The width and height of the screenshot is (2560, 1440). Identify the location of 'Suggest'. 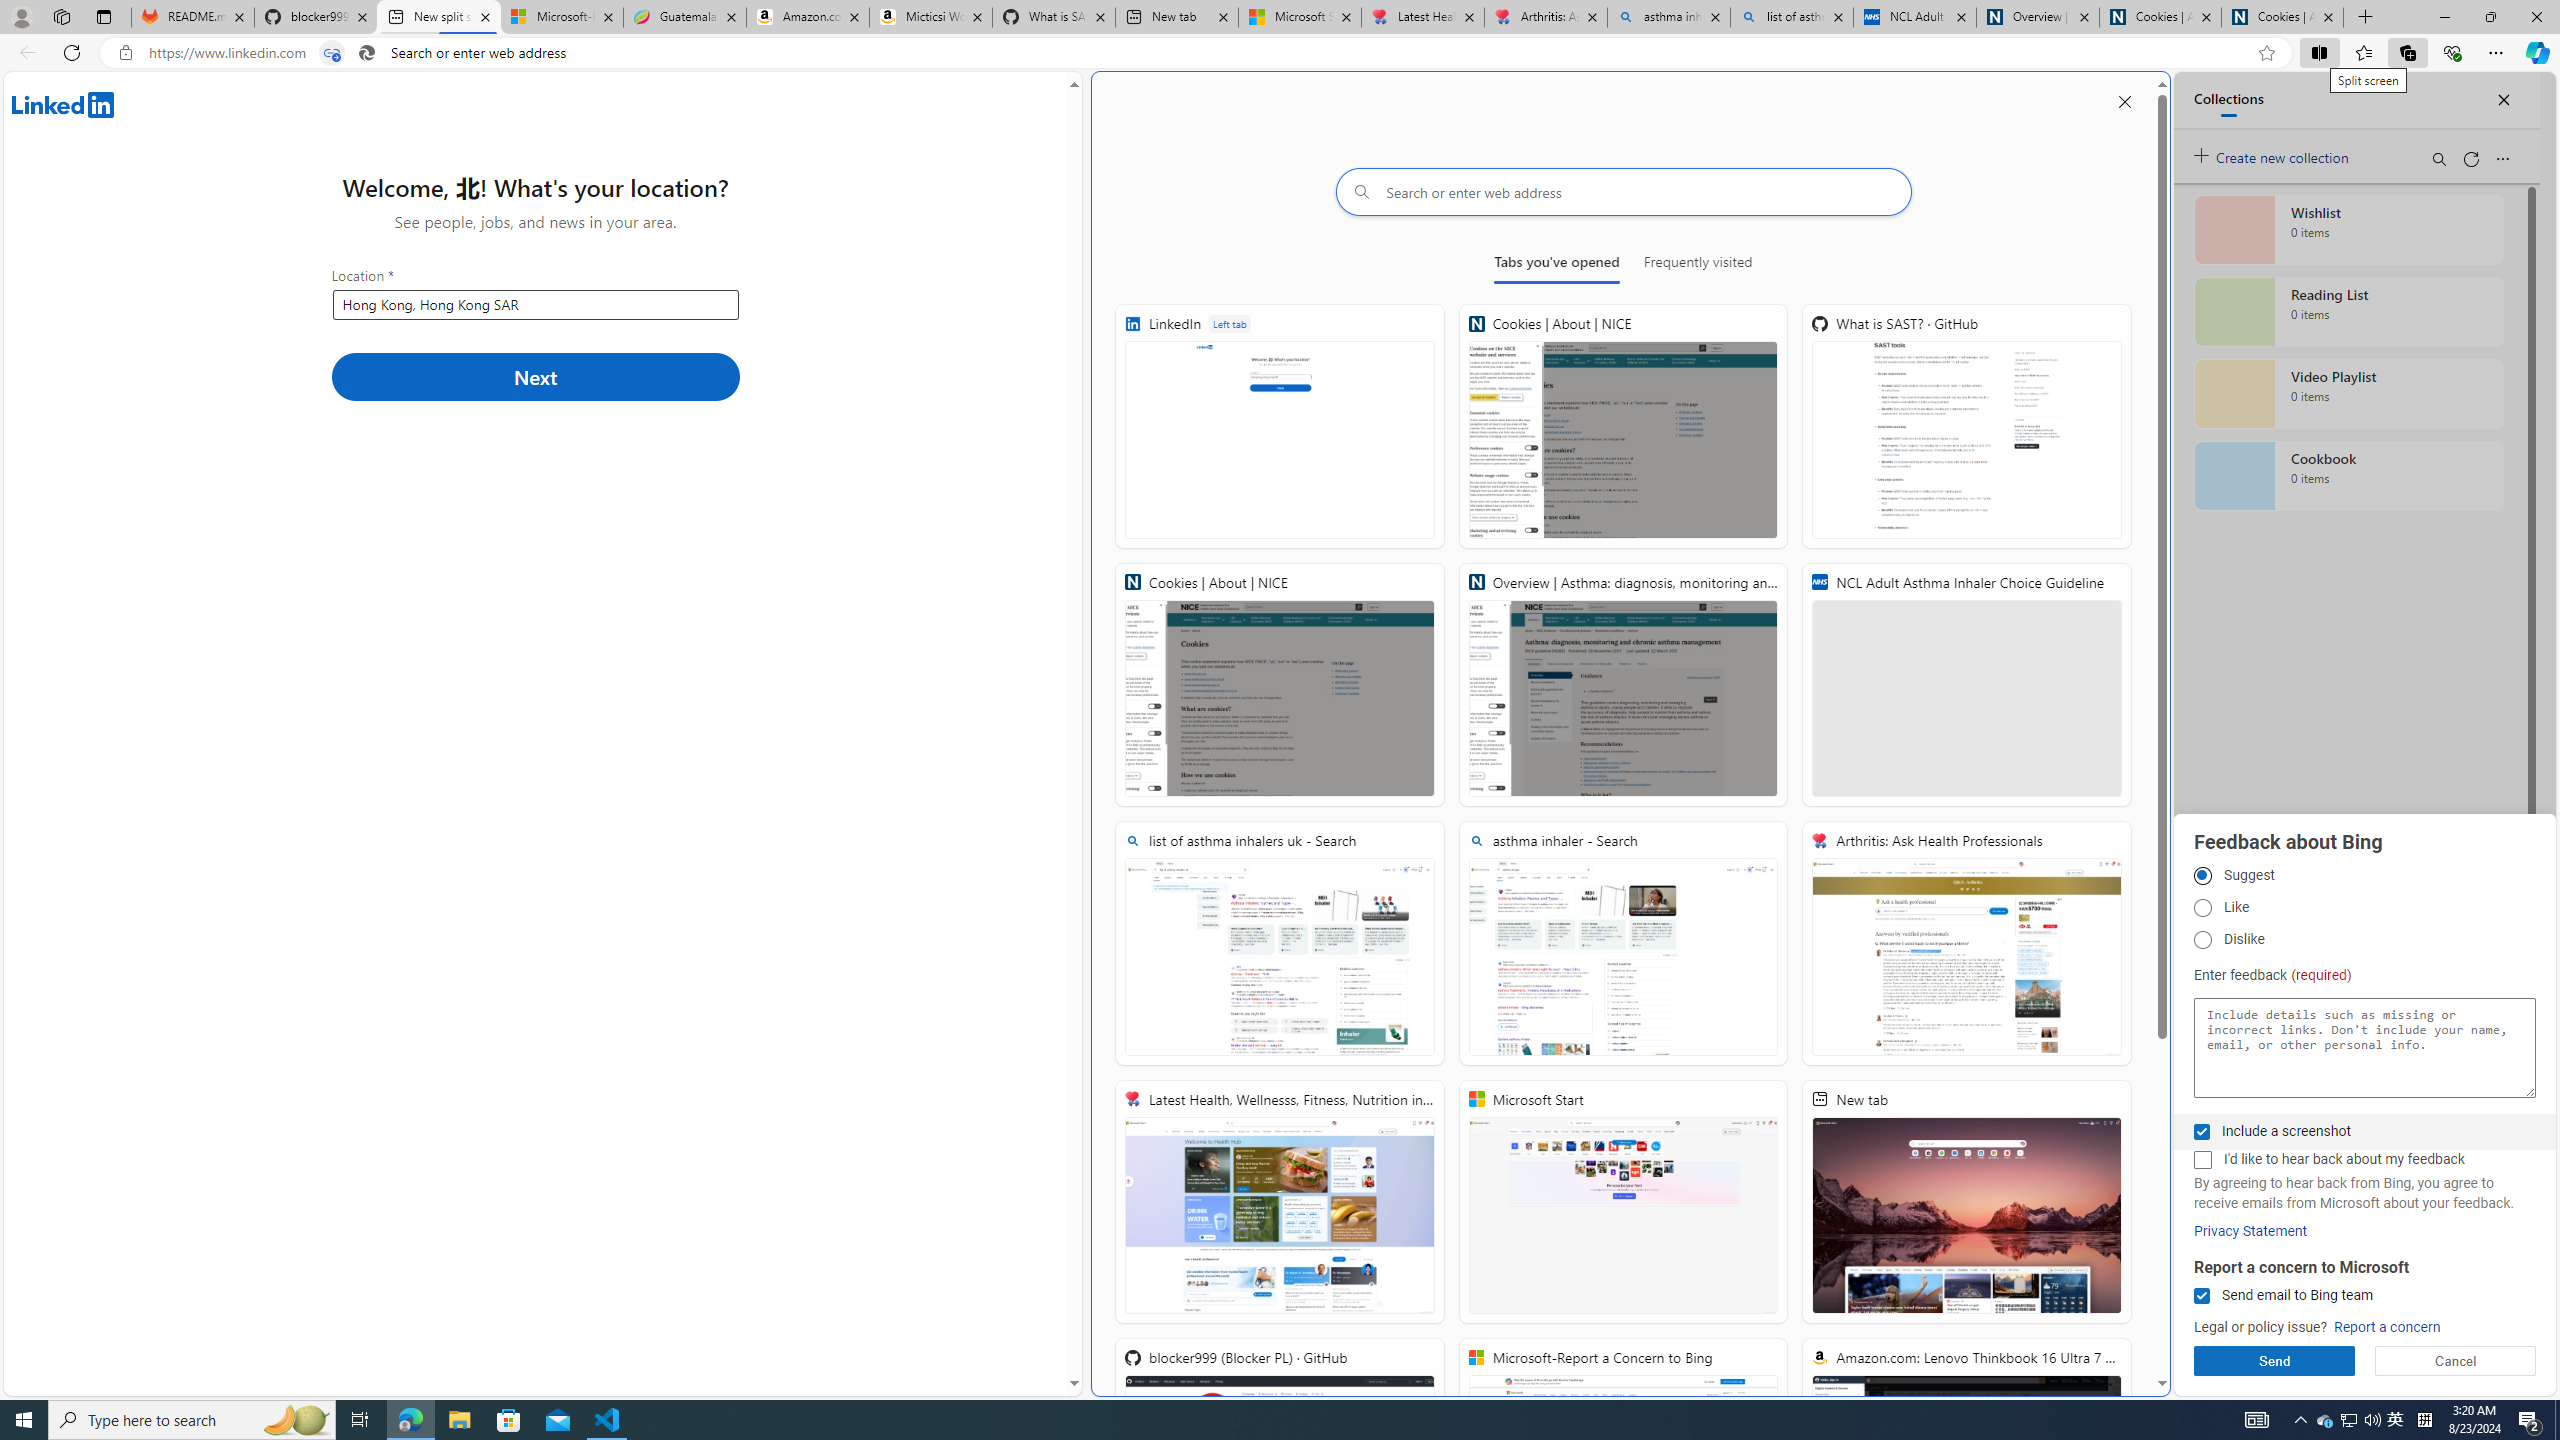
(2201, 876).